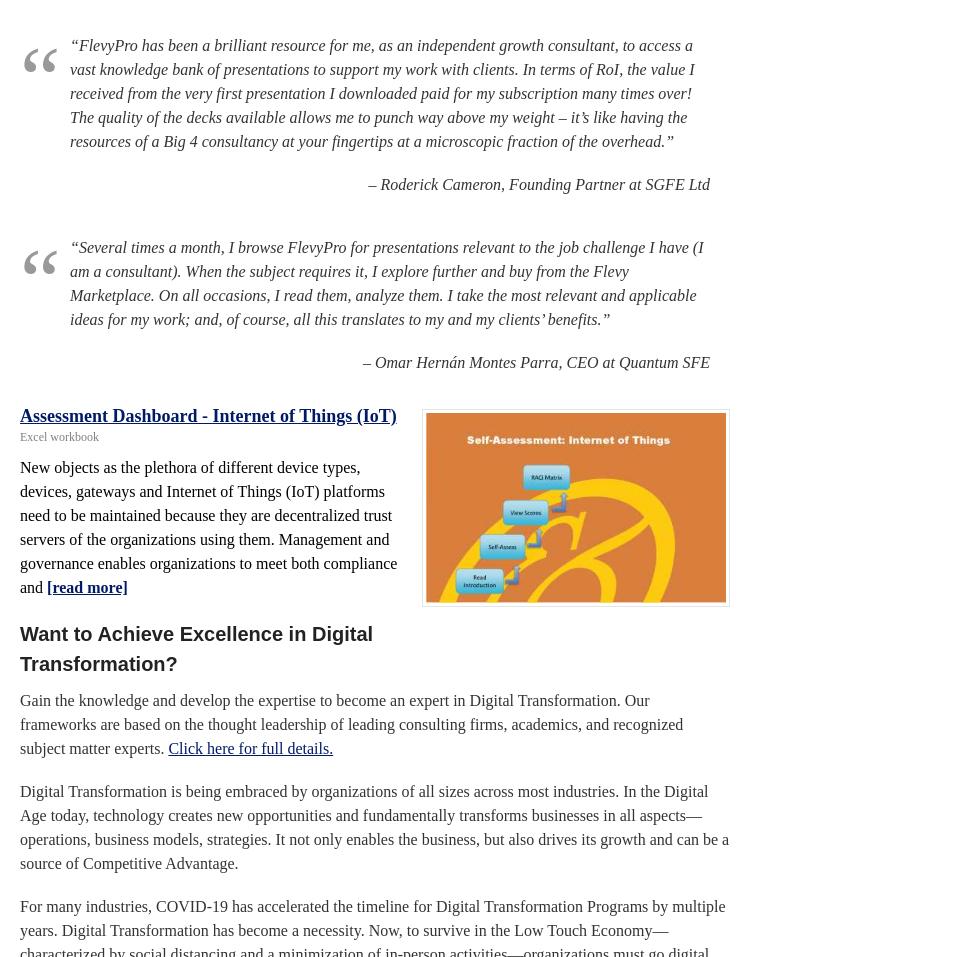 The image size is (980, 957). What do you see at coordinates (196, 646) in the screenshot?
I see `'Want to Achieve Excellence in Digital Transformation?'` at bounding box center [196, 646].